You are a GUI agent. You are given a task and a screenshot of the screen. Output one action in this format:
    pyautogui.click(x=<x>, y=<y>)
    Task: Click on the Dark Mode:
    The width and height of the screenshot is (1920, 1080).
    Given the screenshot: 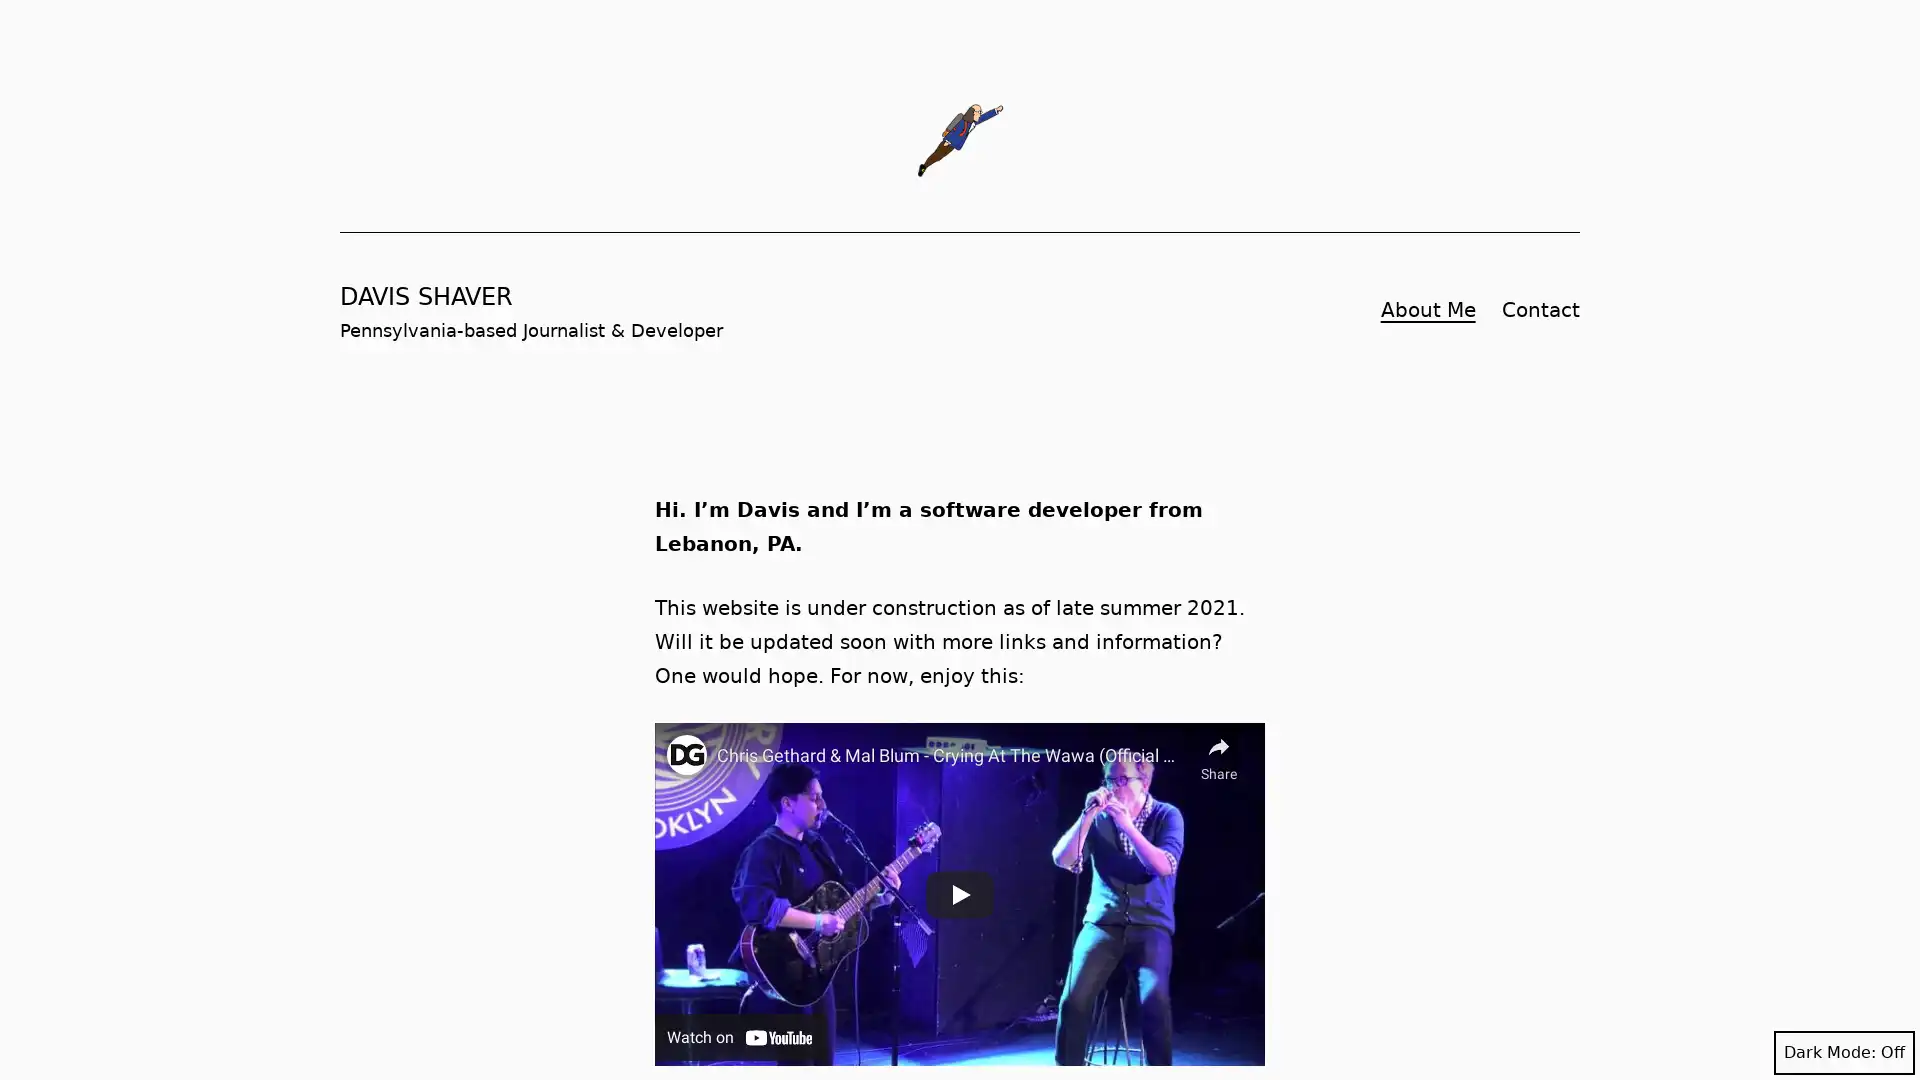 What is the action you would take?
    pyautogui.click(x=1843, y=1052)
    